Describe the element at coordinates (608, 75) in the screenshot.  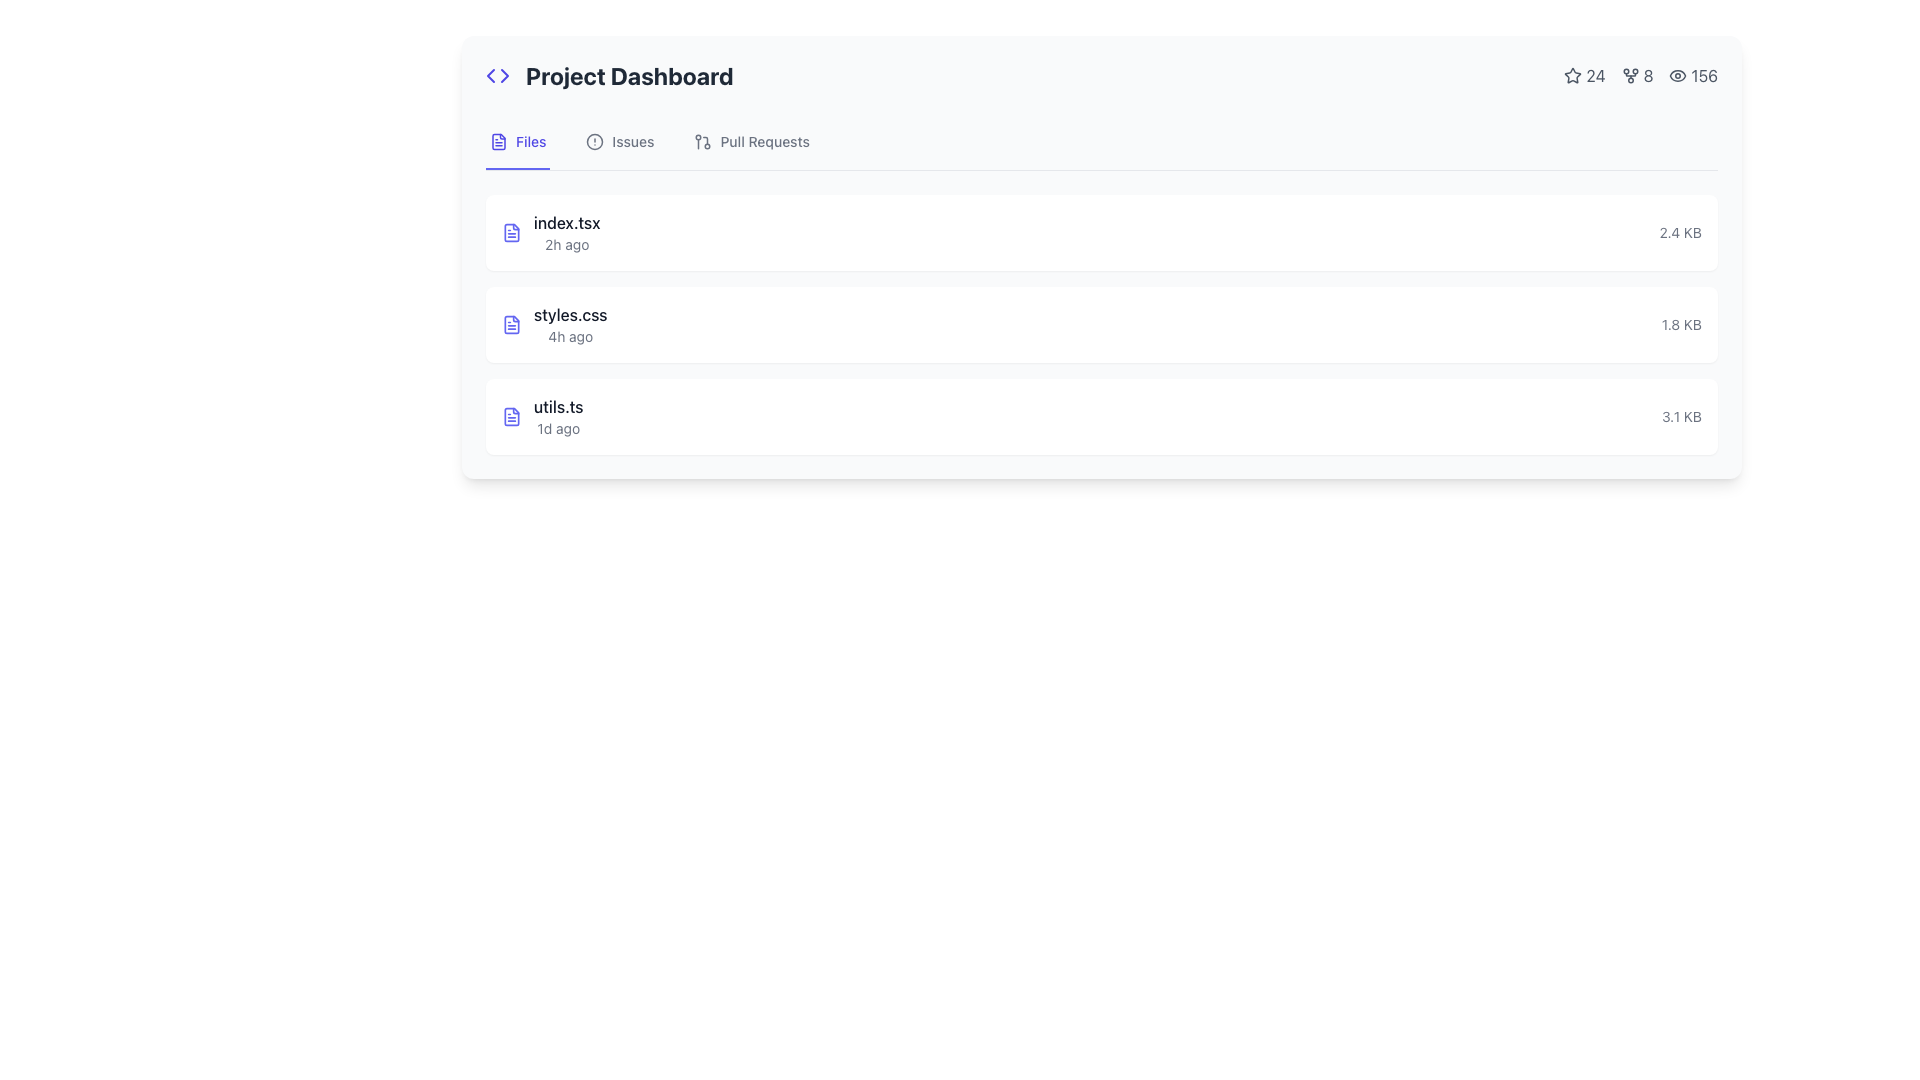
I see `the text label that serves as the title for the current project's dashboard, located in the top-left quadrant of the page` at that location.